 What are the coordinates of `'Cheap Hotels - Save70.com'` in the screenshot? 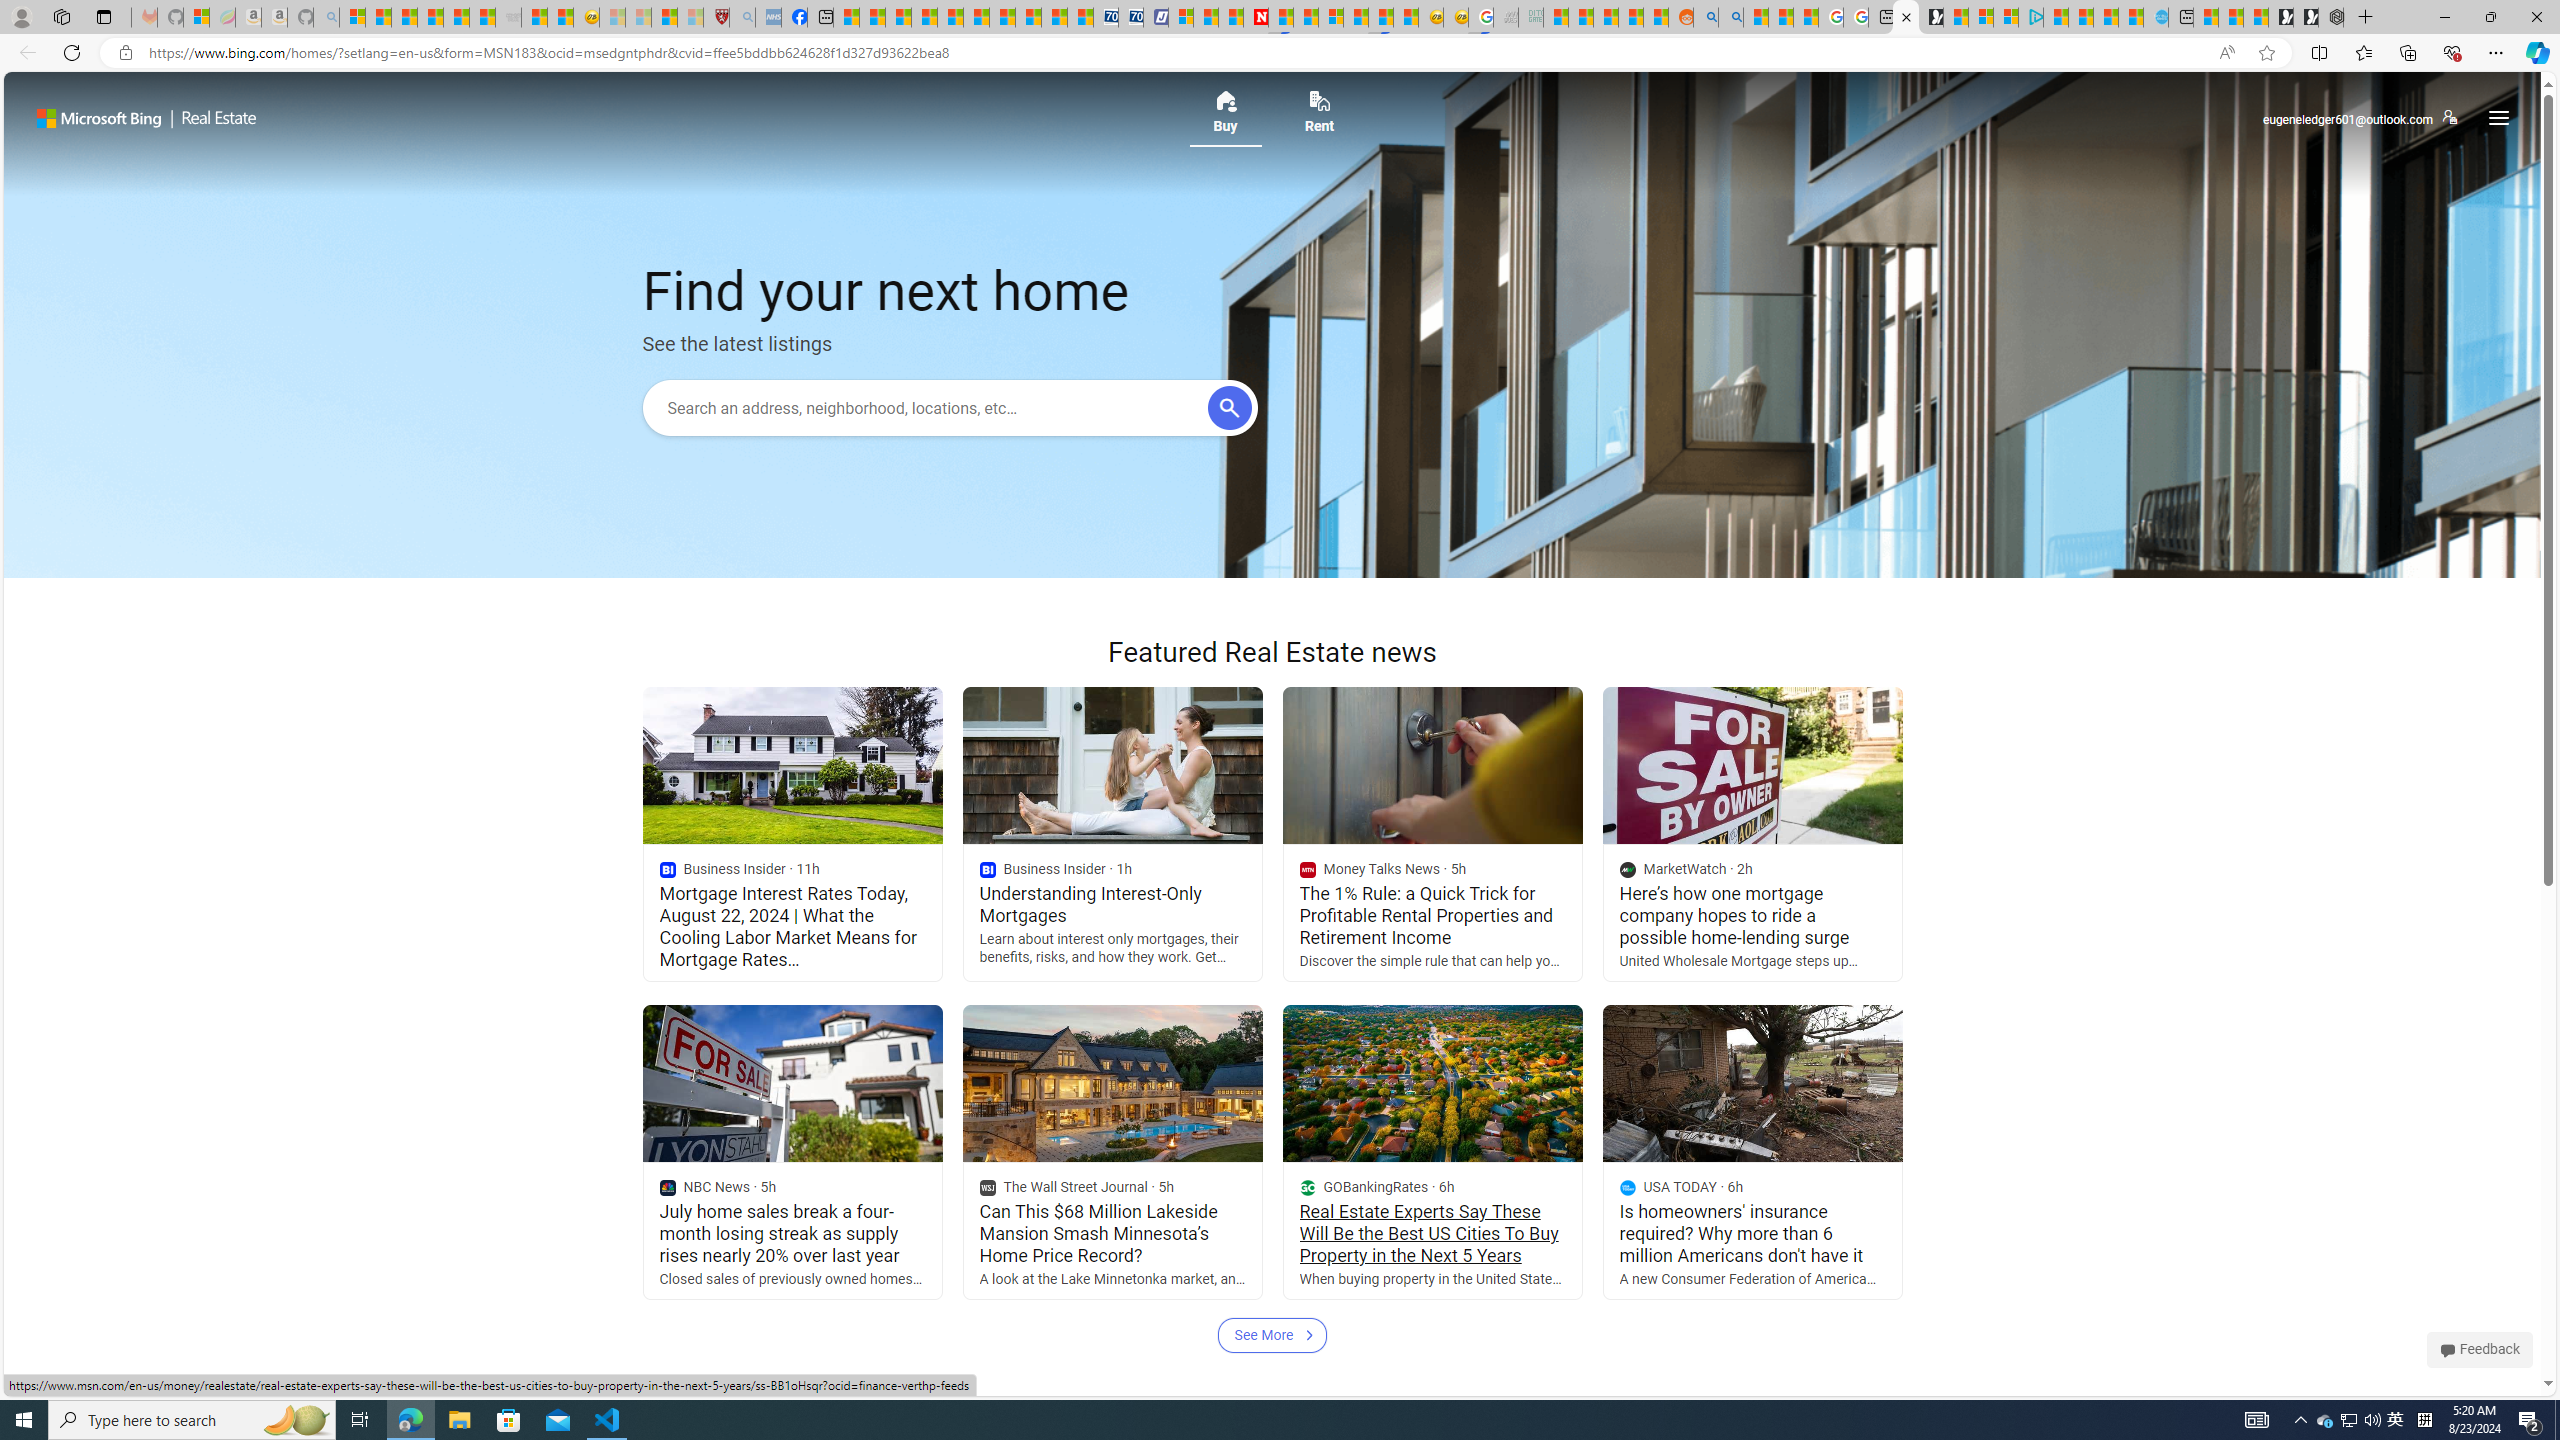 It's located at (1130, 16).